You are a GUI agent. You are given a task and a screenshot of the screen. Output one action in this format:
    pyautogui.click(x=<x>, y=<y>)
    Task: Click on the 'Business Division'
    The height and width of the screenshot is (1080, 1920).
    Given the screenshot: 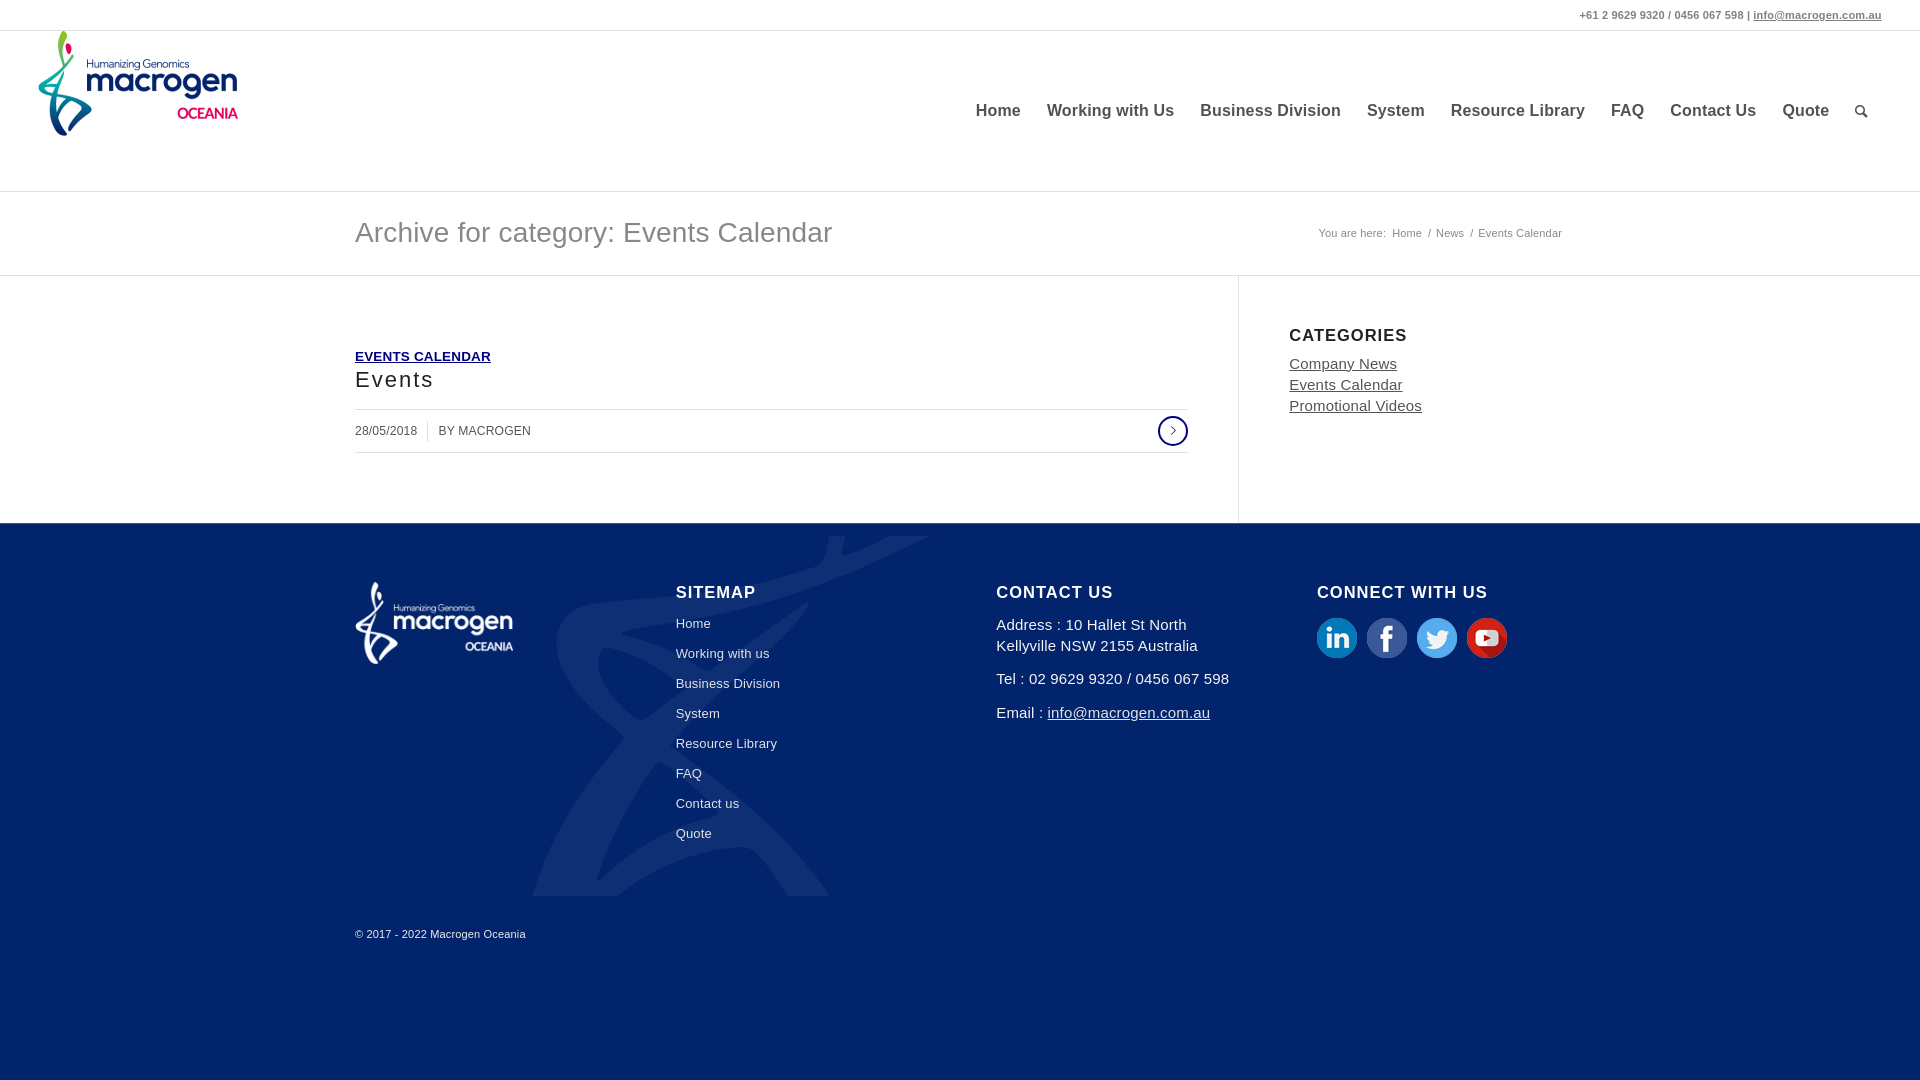 What is the action you would take?
    pyautogui.click(x=800, y=682)
    